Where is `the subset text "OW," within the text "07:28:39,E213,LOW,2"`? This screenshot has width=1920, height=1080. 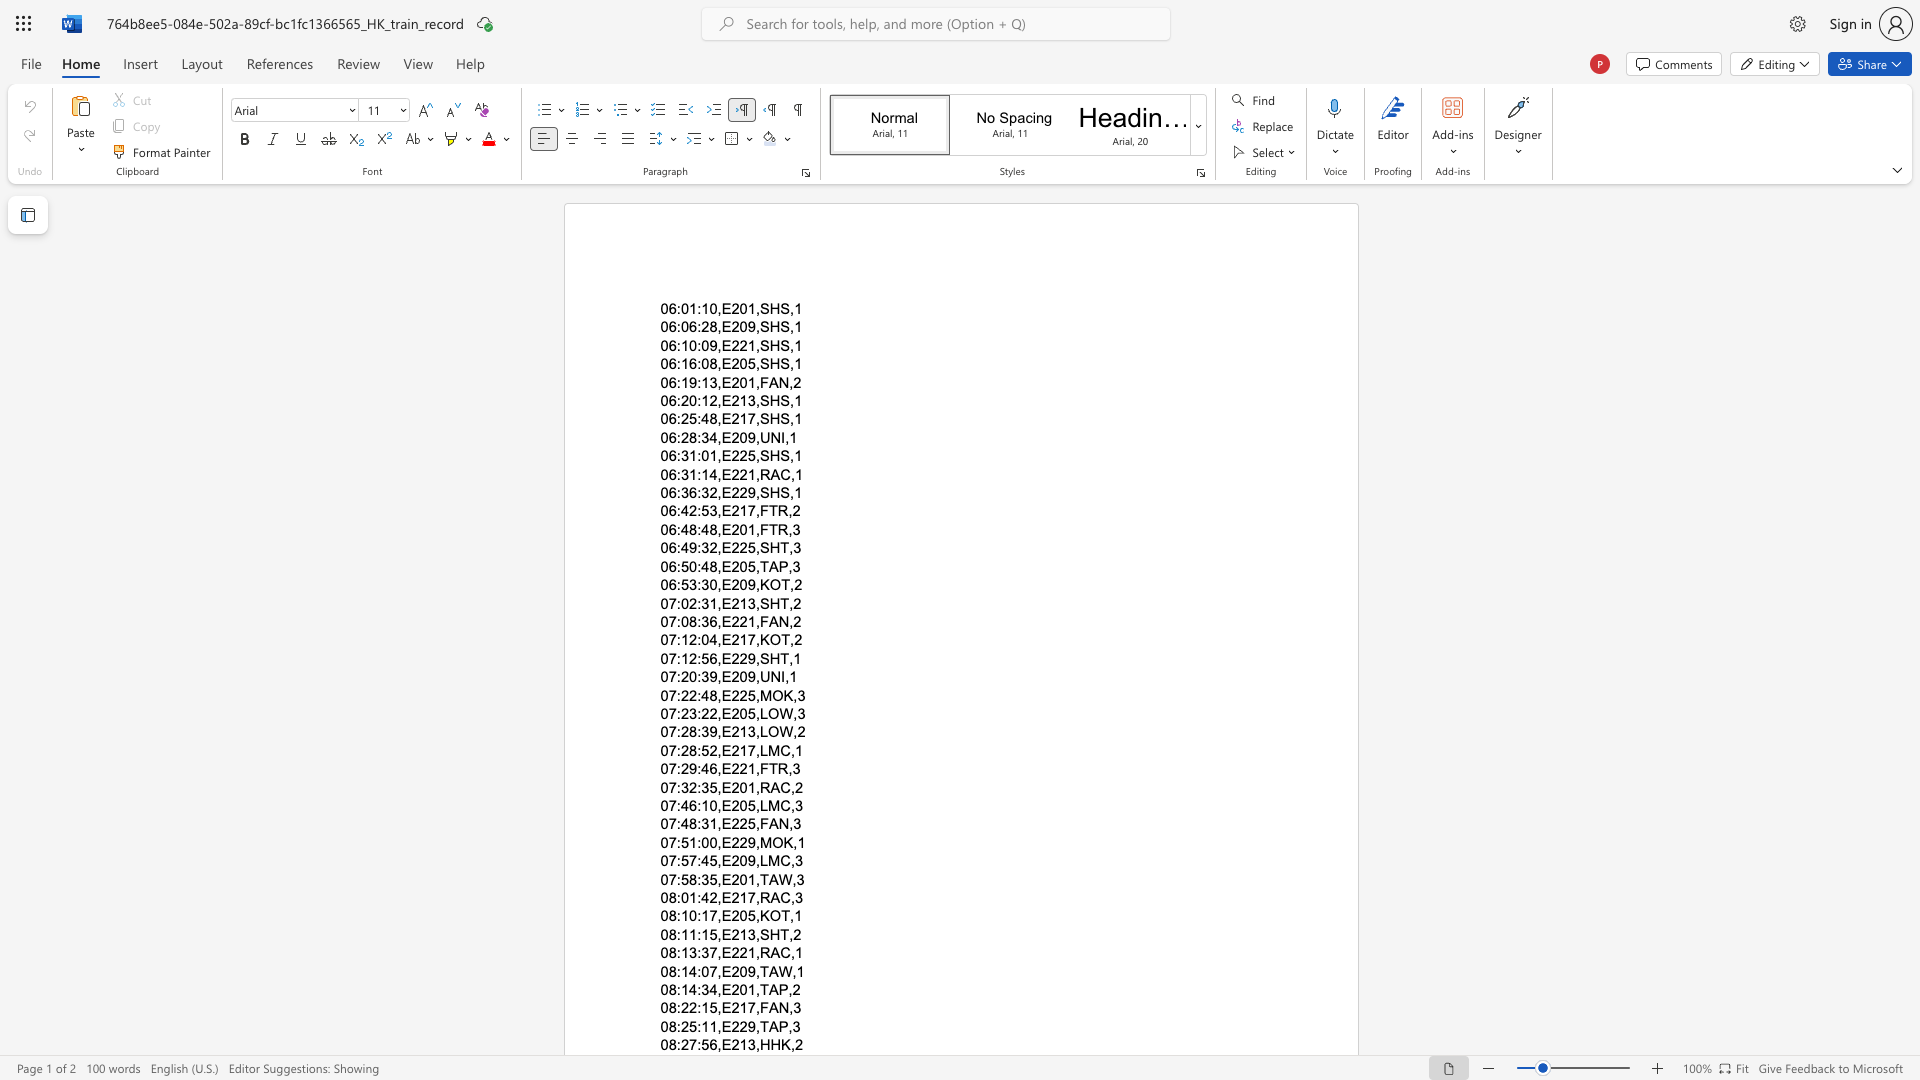
the subset text "OW," within the text "07:28:39,E213,LOW,2" is located at coordinates (767, 732).